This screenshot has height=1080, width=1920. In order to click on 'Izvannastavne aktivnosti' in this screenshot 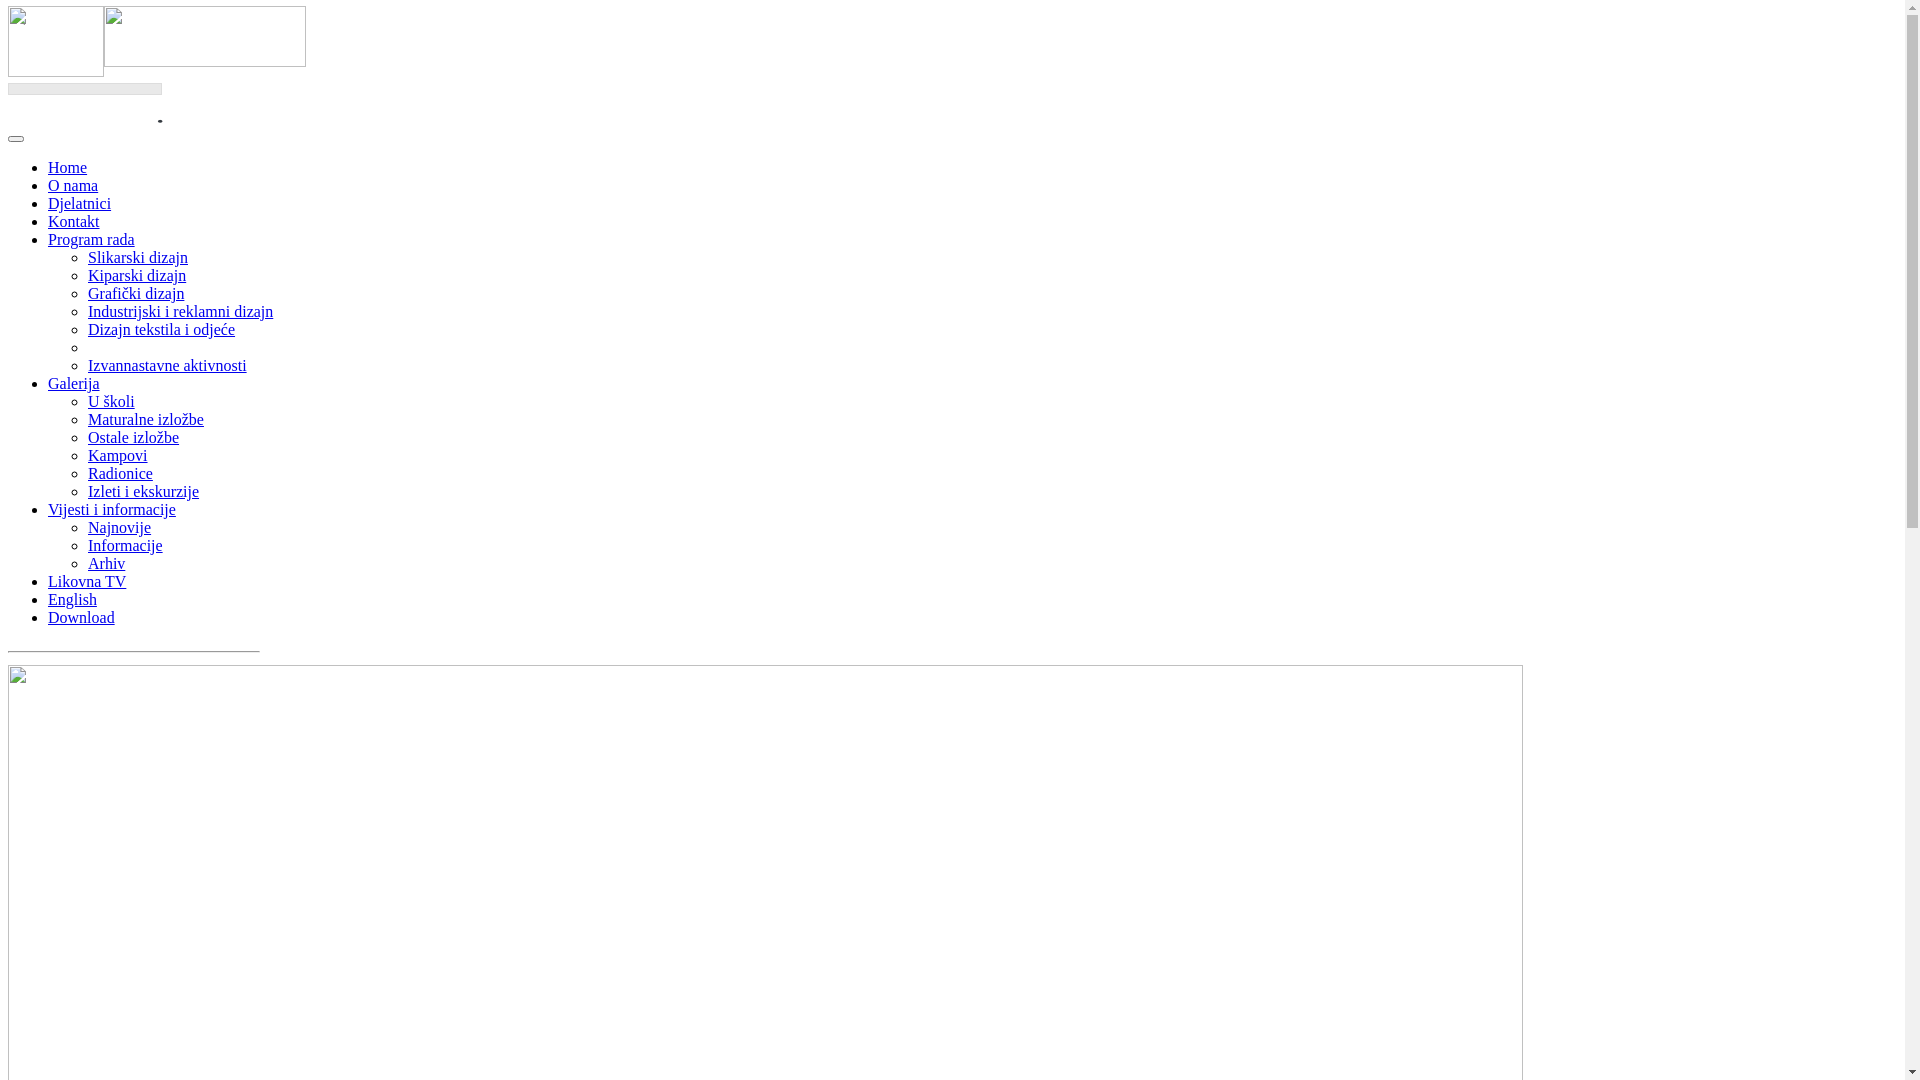, I will do `click(86, 365)`.